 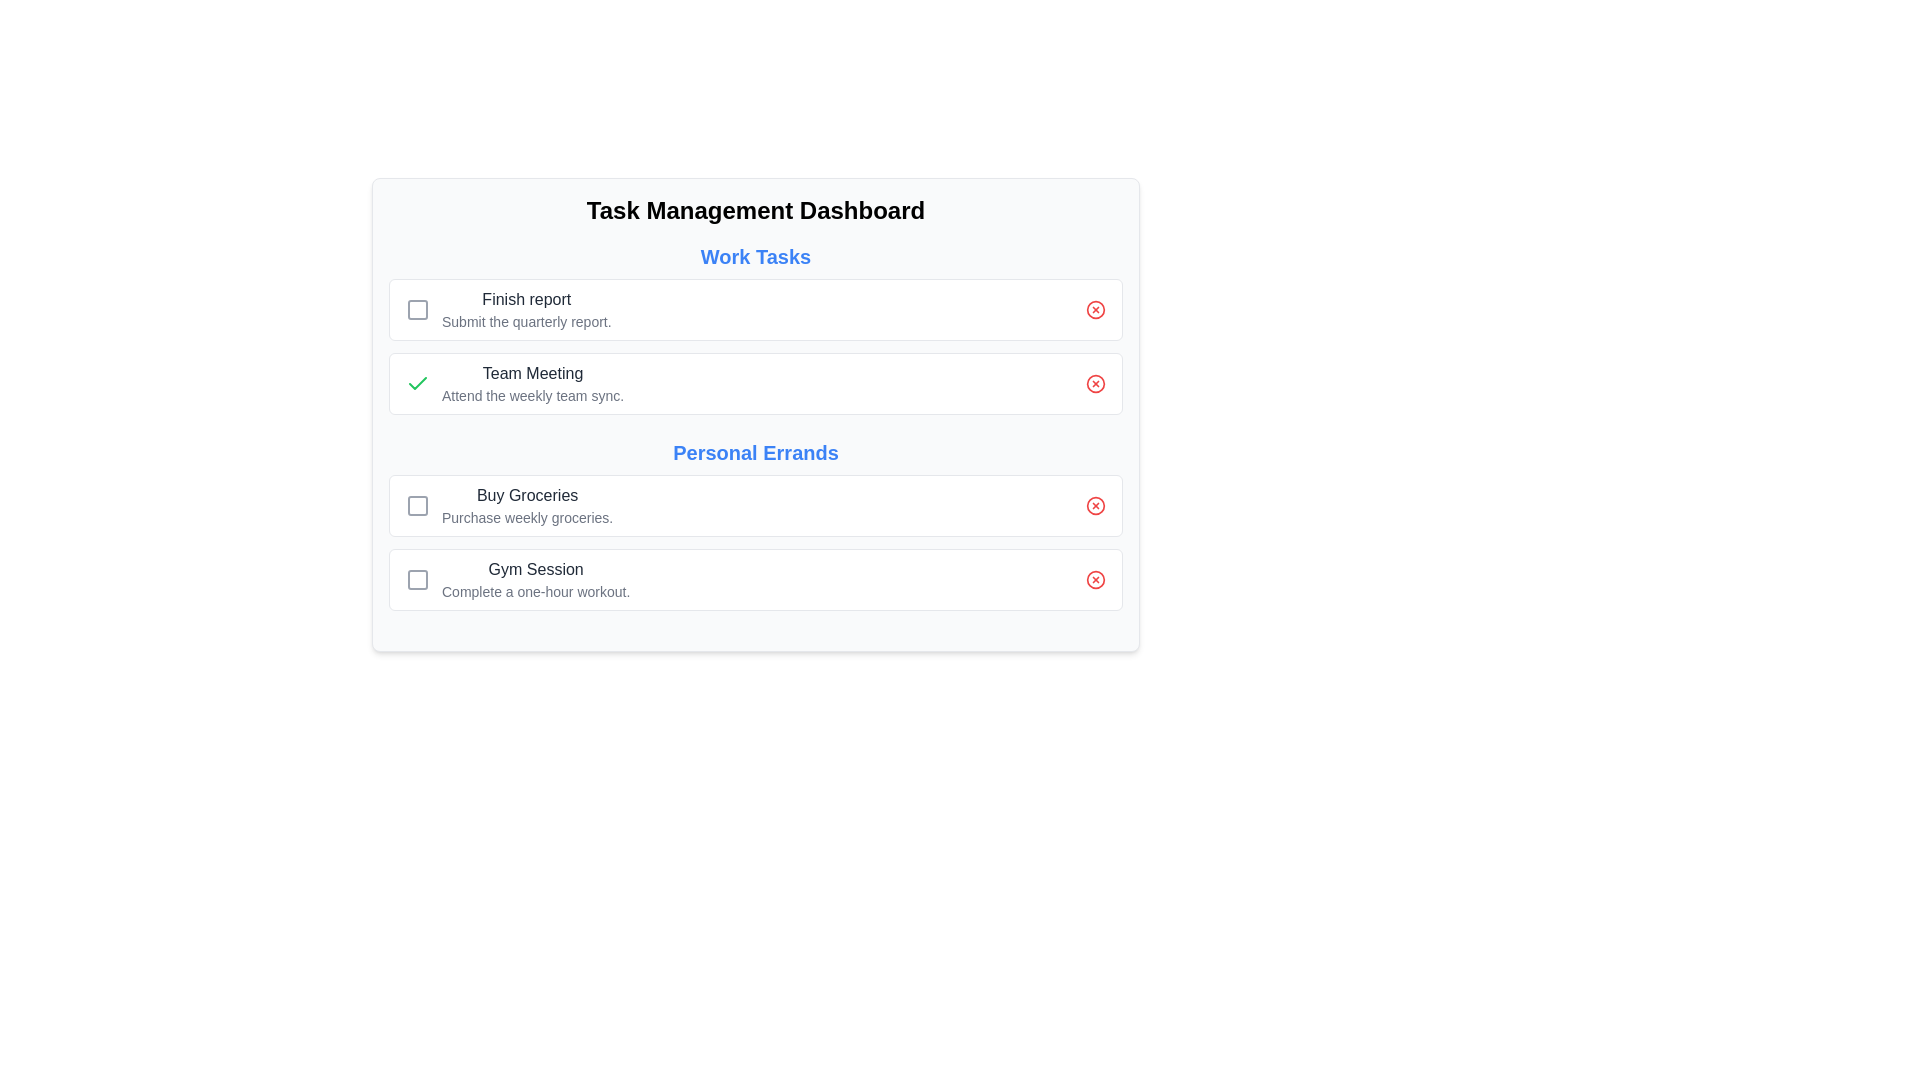 What do you see at coordinates (527, 504) in the screenshot?
I see `descriptive information from the third list item in the 'Personal Errands' section, located below 'Work Tasks' and adjacent to a checkbox` at bounding box center [527, 504].